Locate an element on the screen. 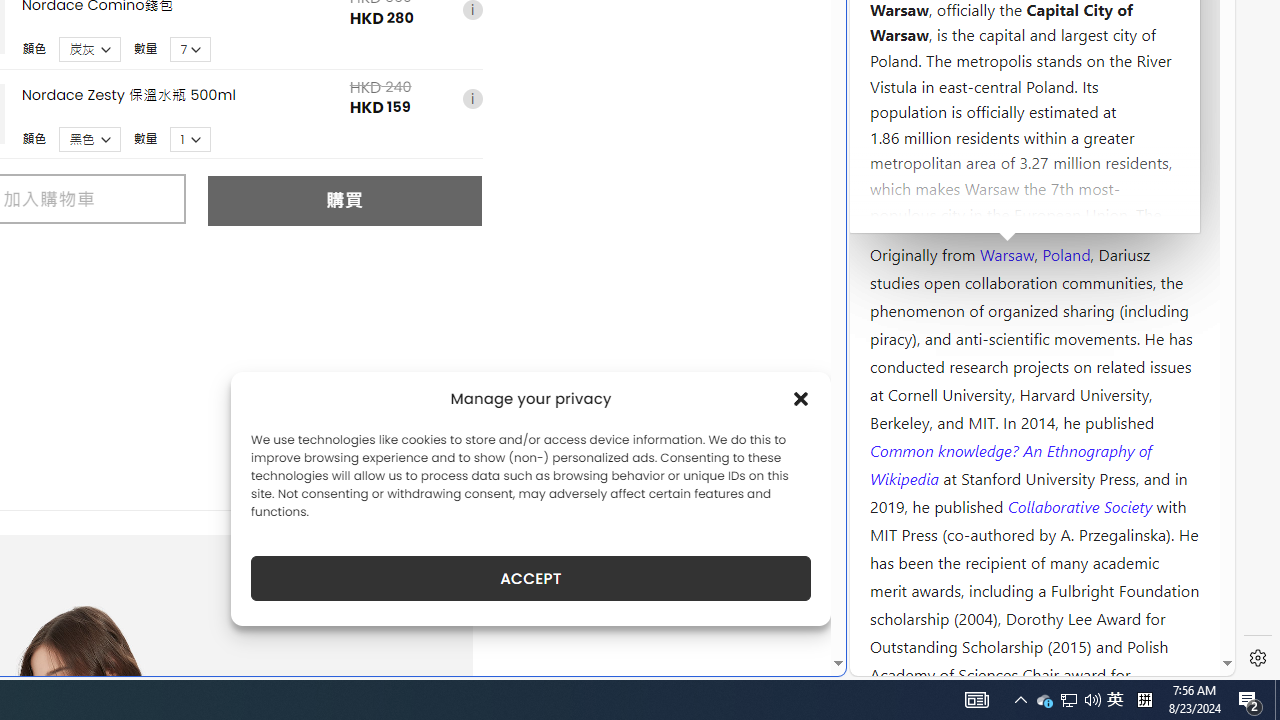 The width and height of the screenshot is (1280, 720). 'i' is located at coordinates (471, 99).